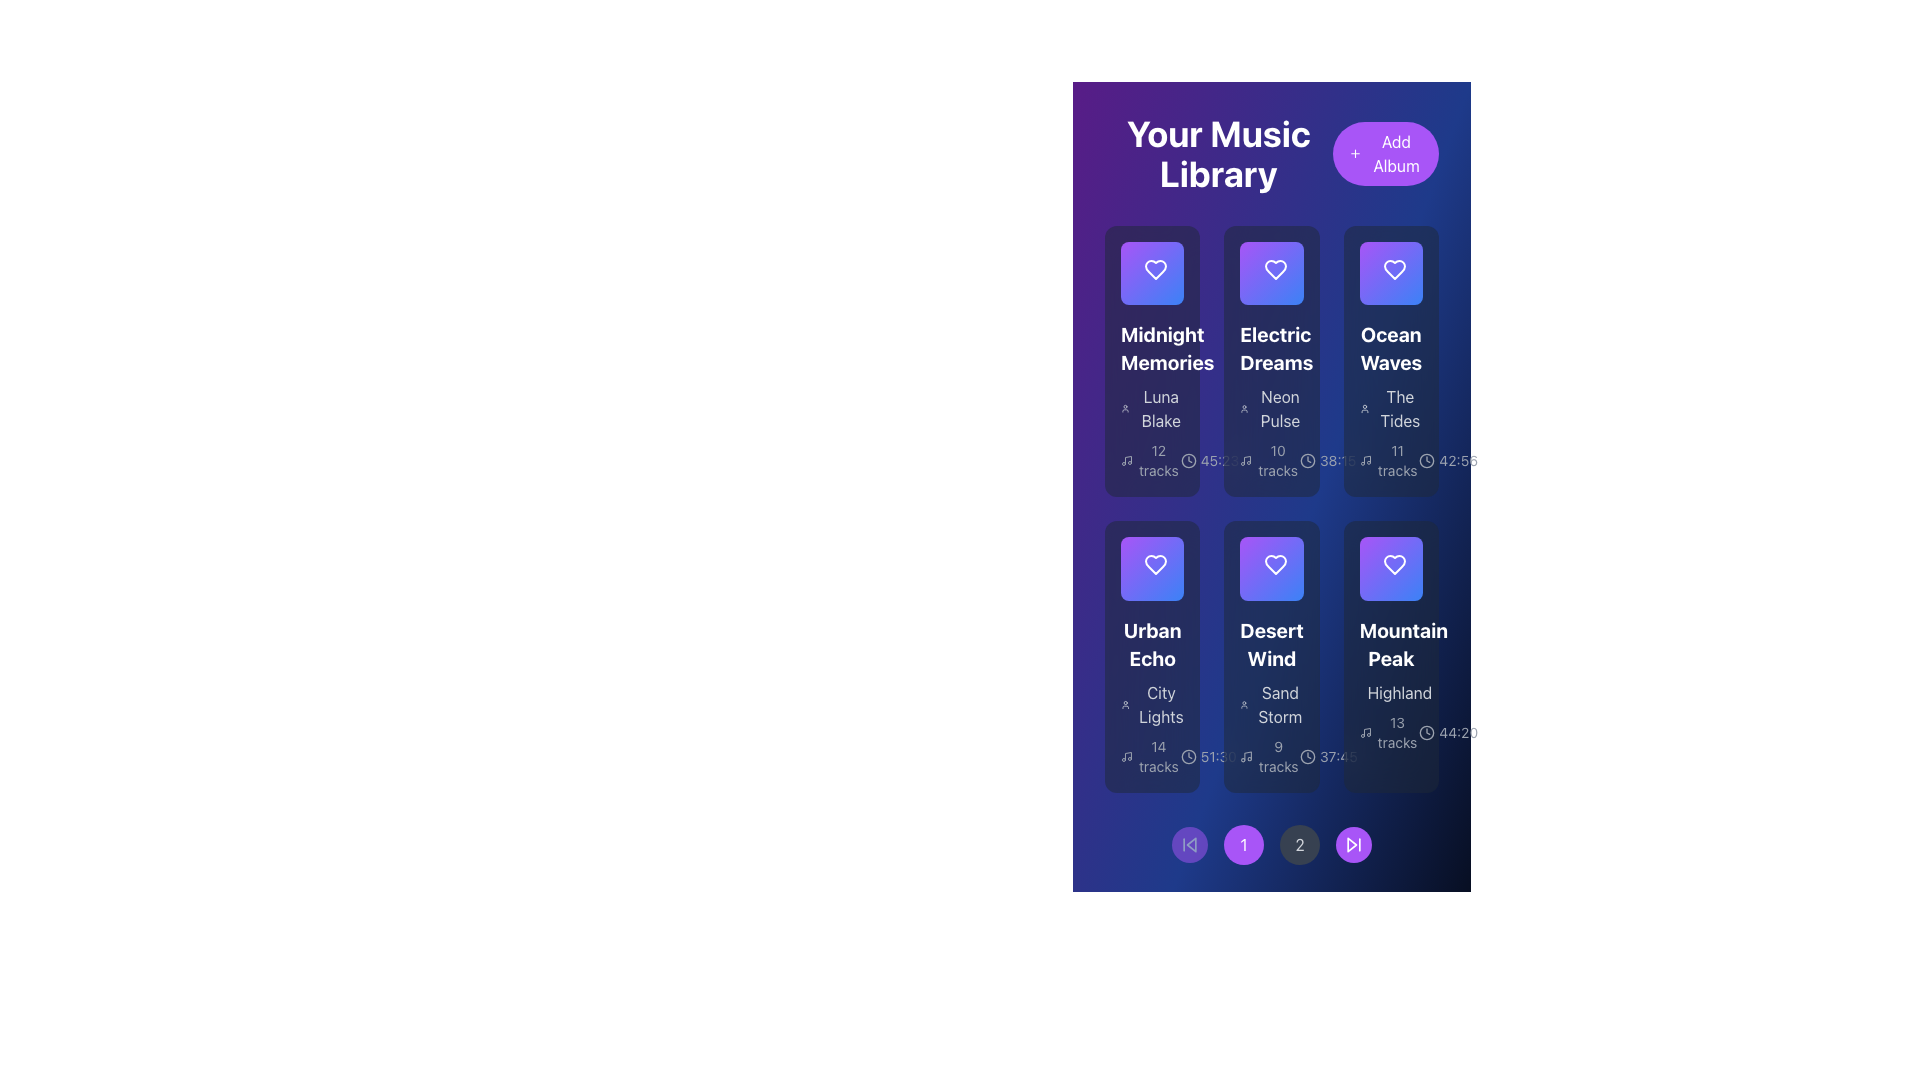  Describe the element at coordinates (1271, 656) in the screenshot. I see `the fifth album InfoCard in the music library grid layout for more details` at that location.